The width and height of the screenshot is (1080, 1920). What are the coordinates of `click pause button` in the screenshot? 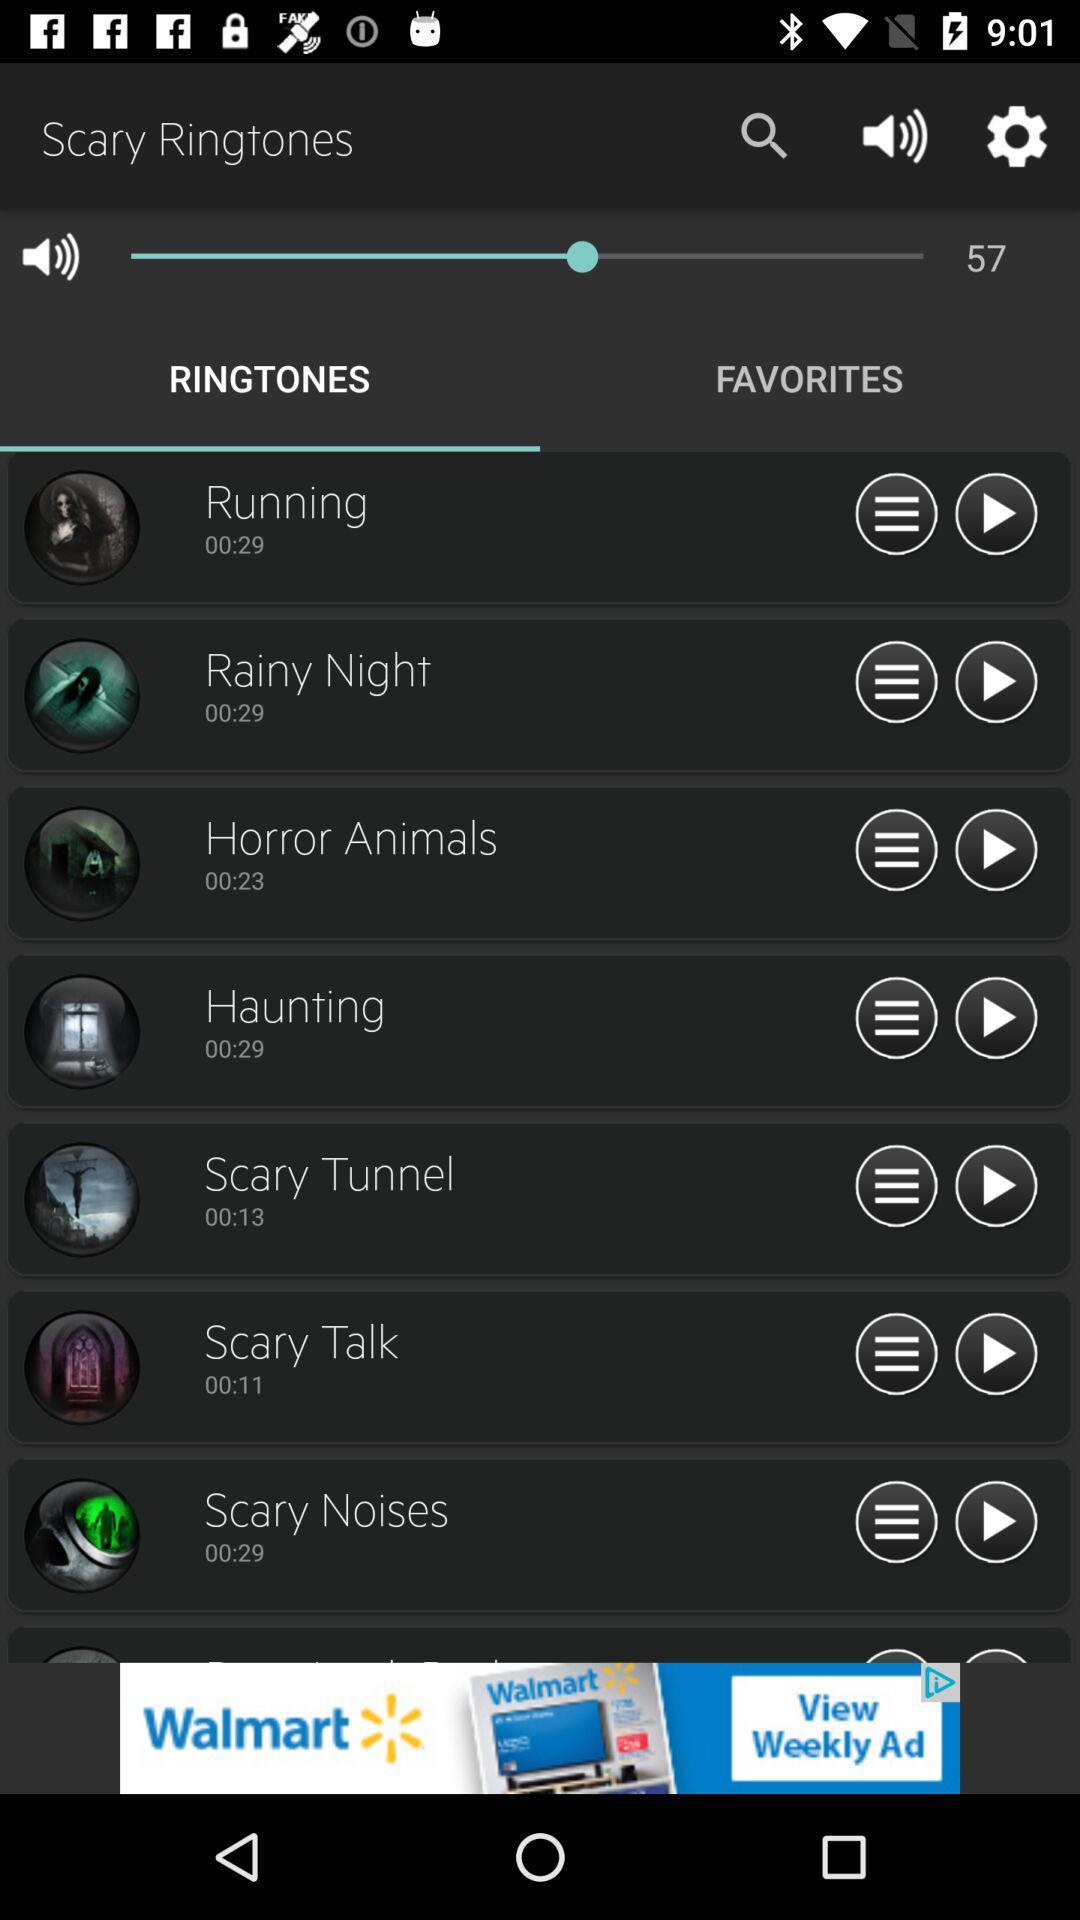 It's located at (895, 851).